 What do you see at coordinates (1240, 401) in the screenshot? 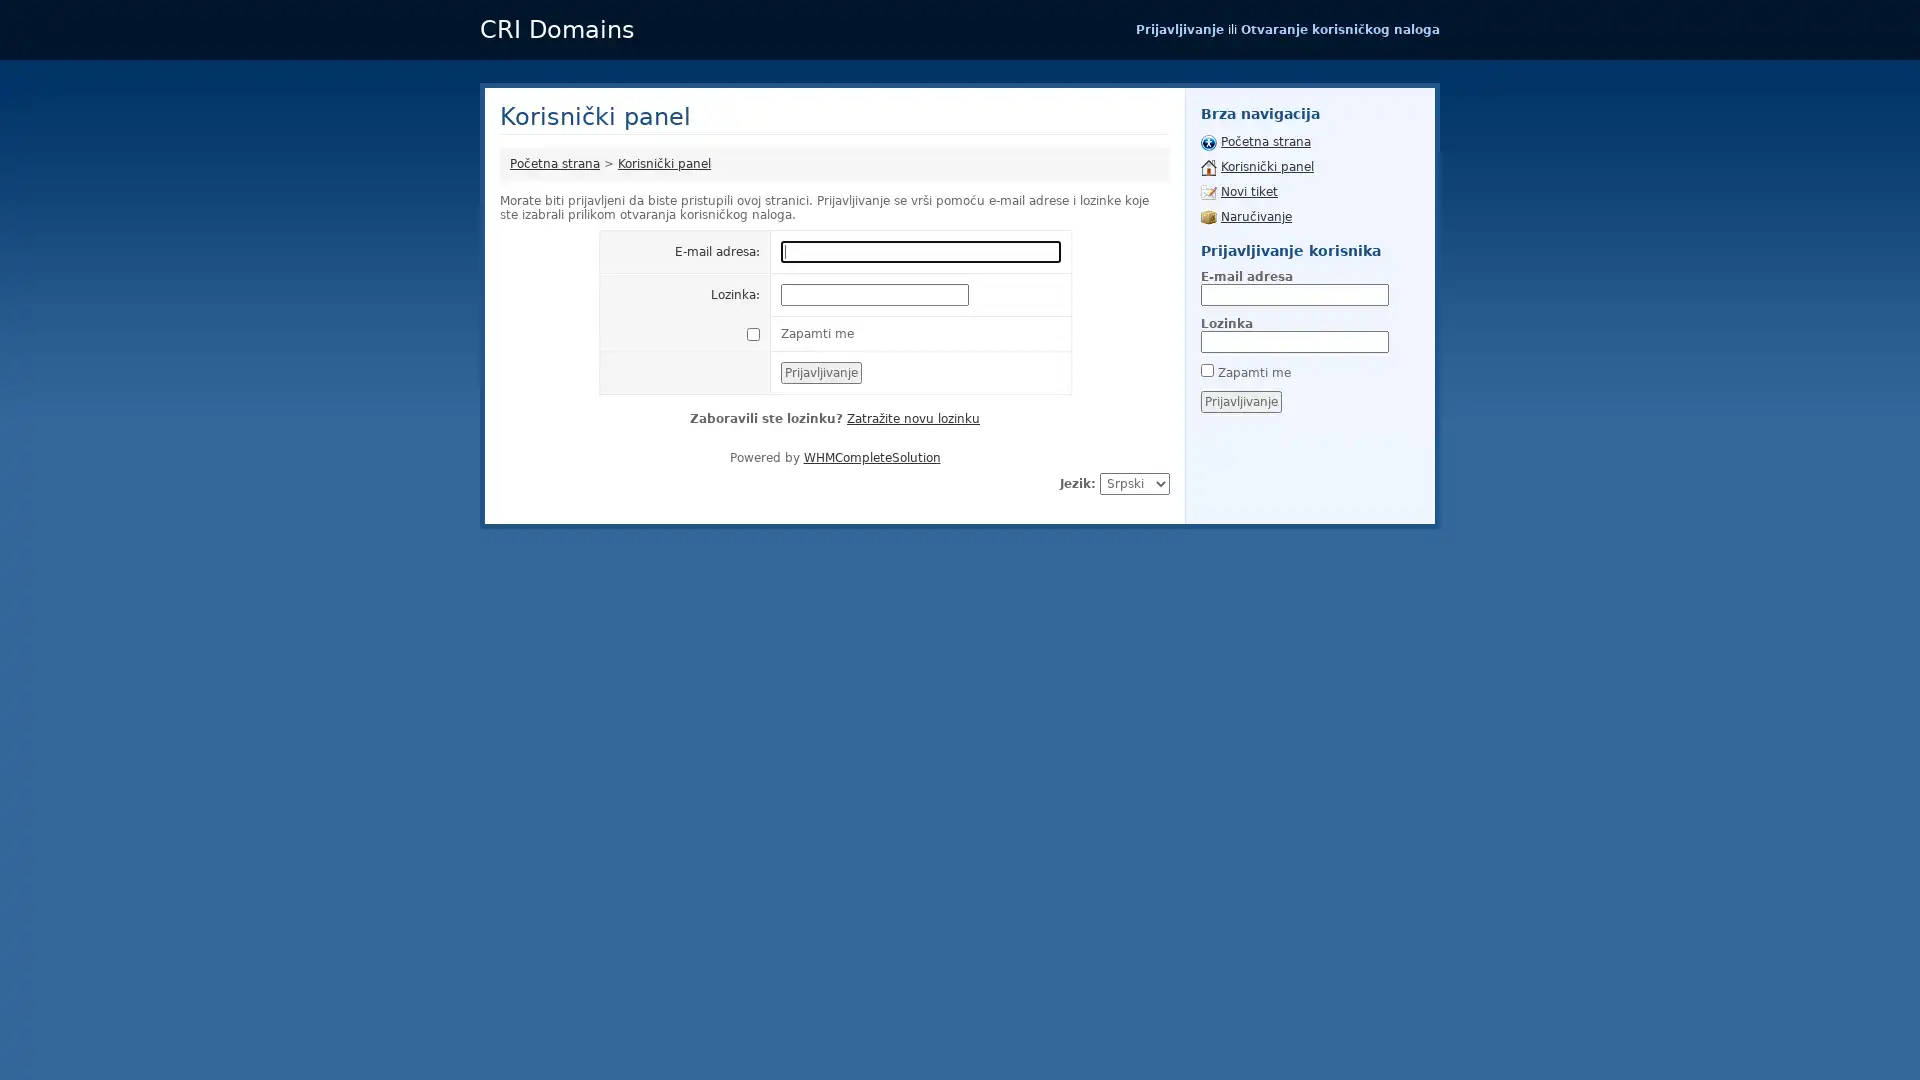
I see `Prijavljivanje` at bounding box center [1240, 401].